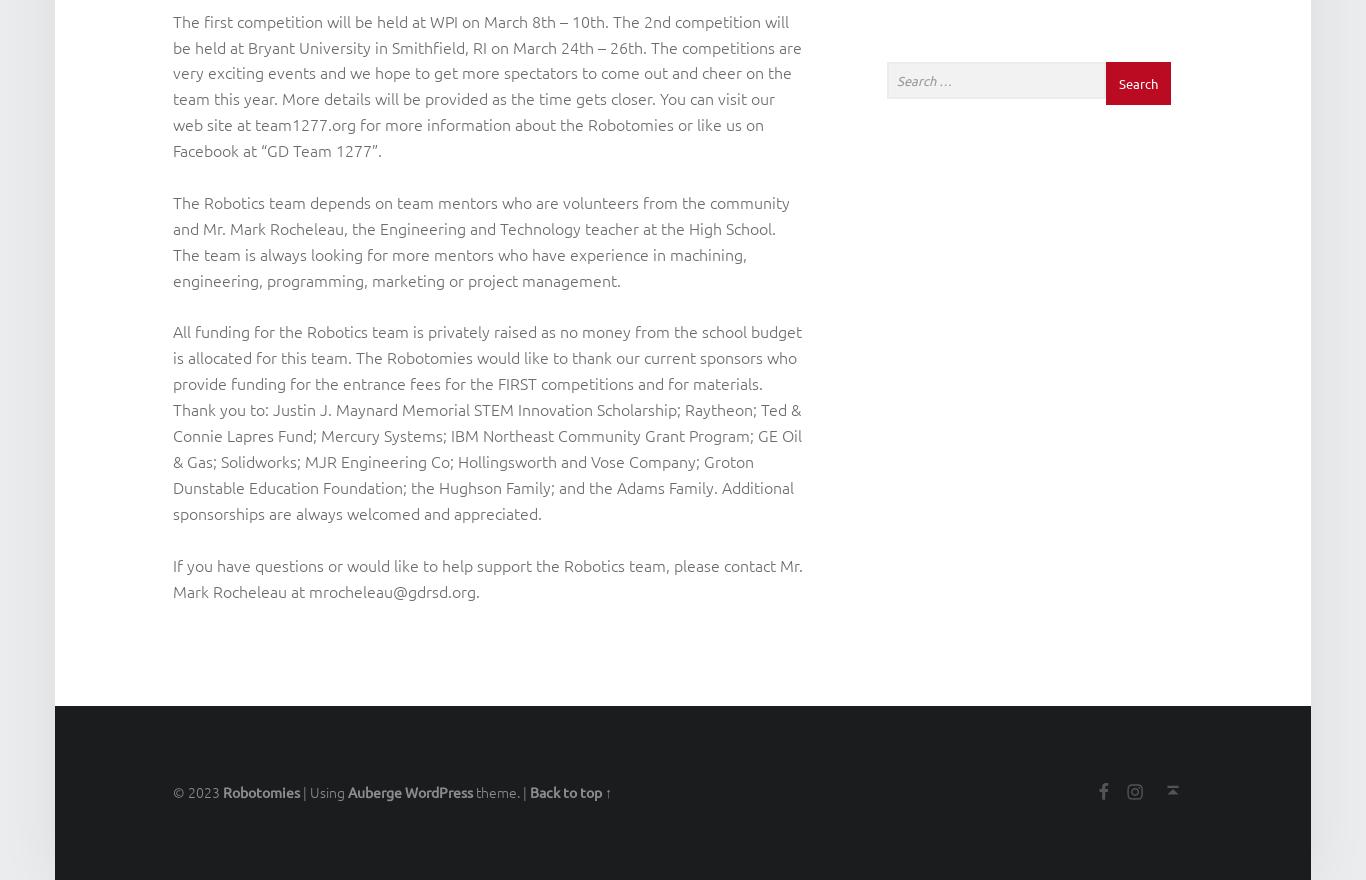  Describe the element at coordinates (481, 238) in the screenshot. I see `'The Robotics team depends on team mentors who are volunteers from the community and Mr. Mark Rocheleau, the Engineering and Technology teacher at the High School. The team is always looking for more mentors who have experience in machining, engineering, programming, marketing or project management.'` at that location.